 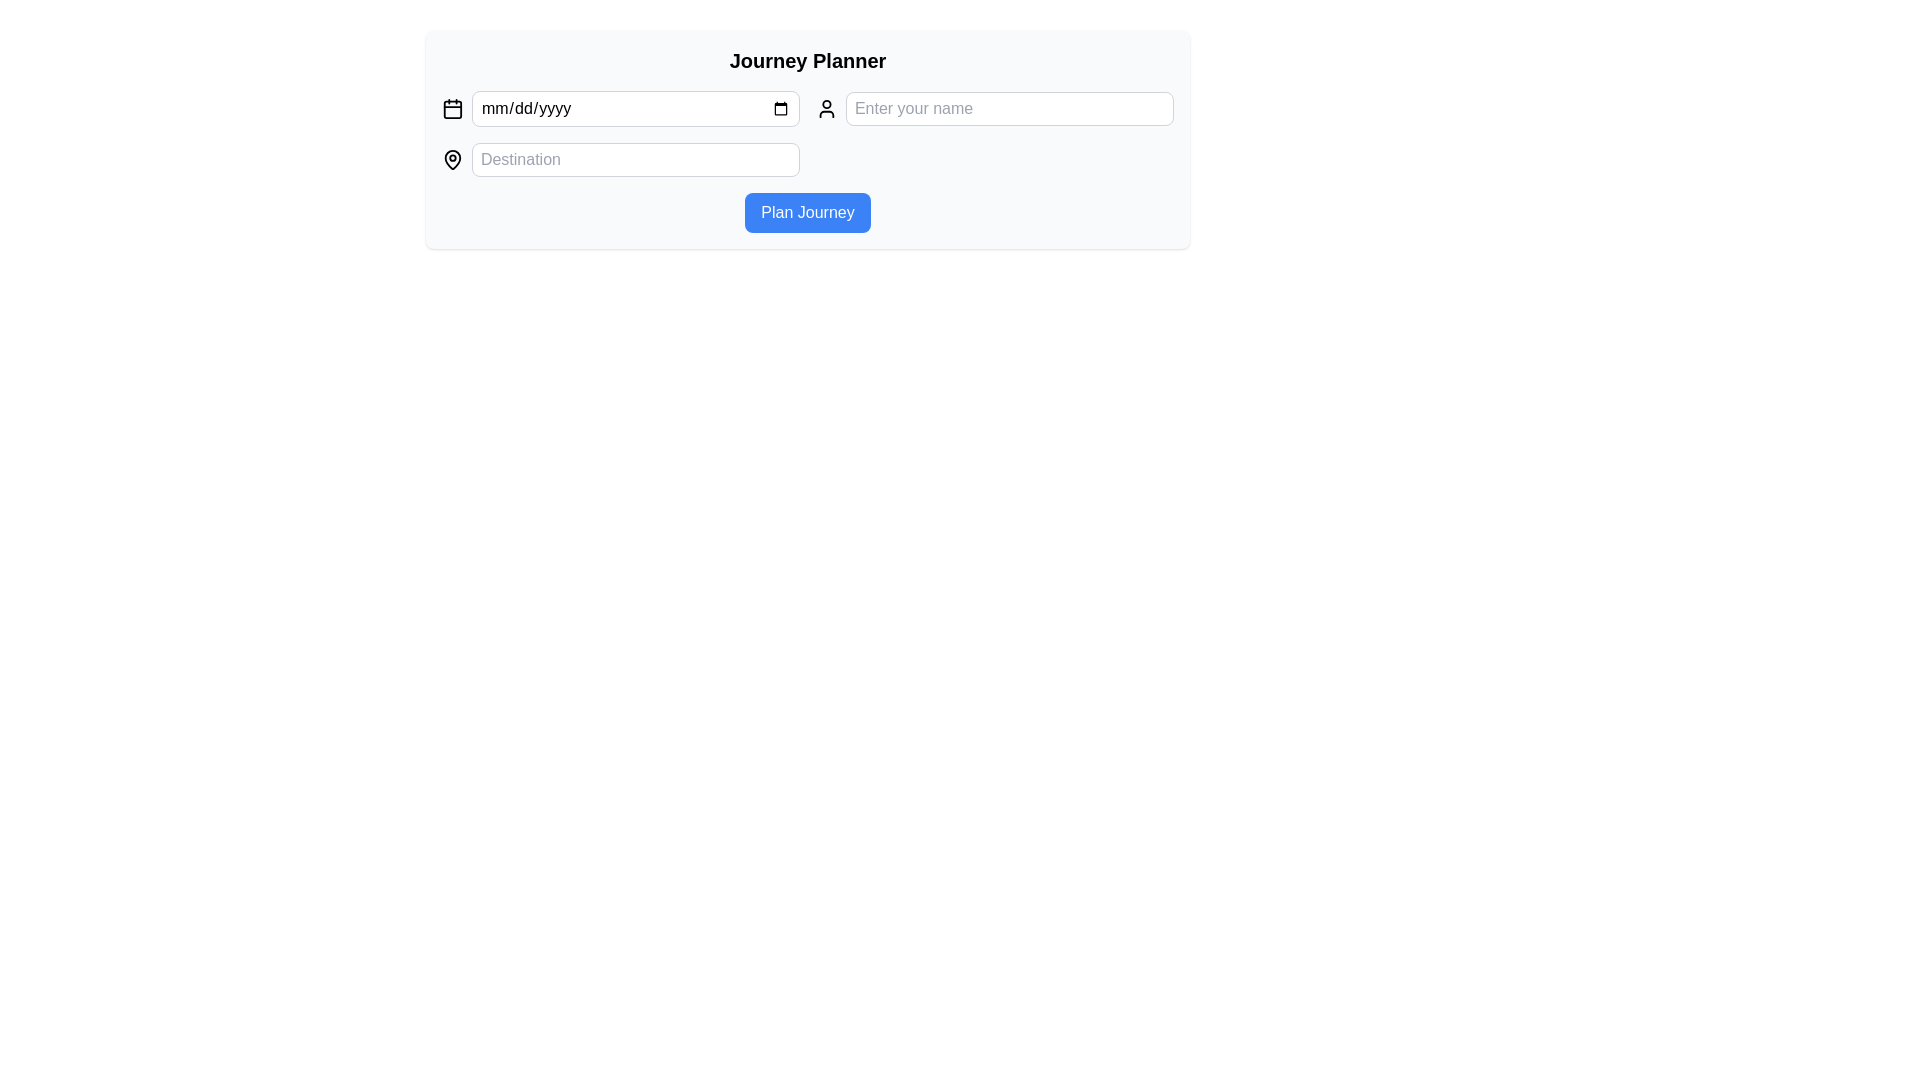 I want to click on the user profile icon located to the left of the 'Enter your name' input field for its indicative purpose, so click(x=826, y=108).